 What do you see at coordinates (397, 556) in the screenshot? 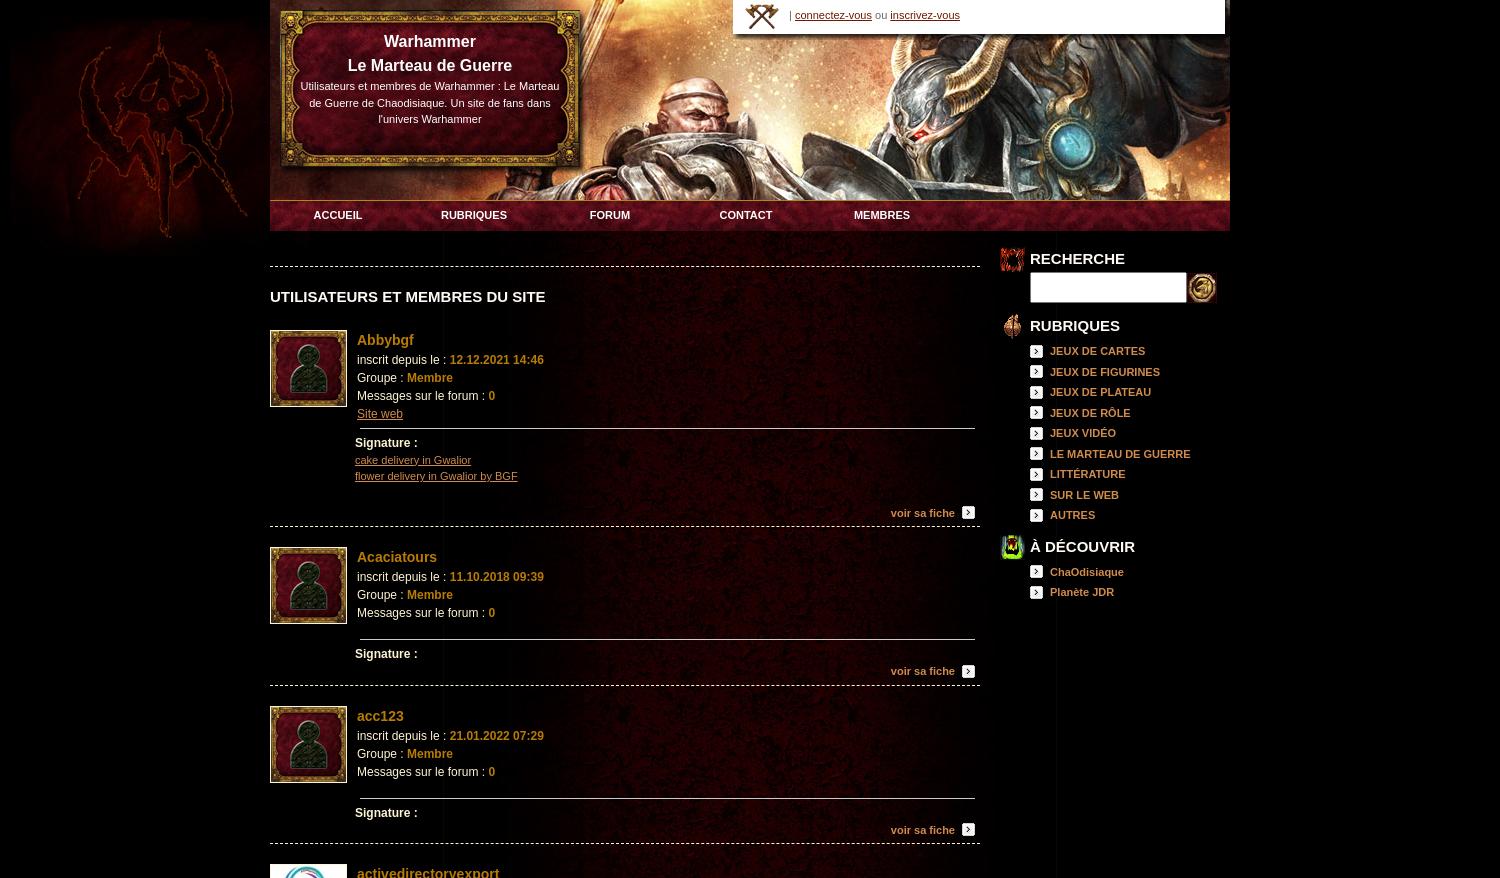
I see `'Acaciatours'` at bounding box center [397, 556].